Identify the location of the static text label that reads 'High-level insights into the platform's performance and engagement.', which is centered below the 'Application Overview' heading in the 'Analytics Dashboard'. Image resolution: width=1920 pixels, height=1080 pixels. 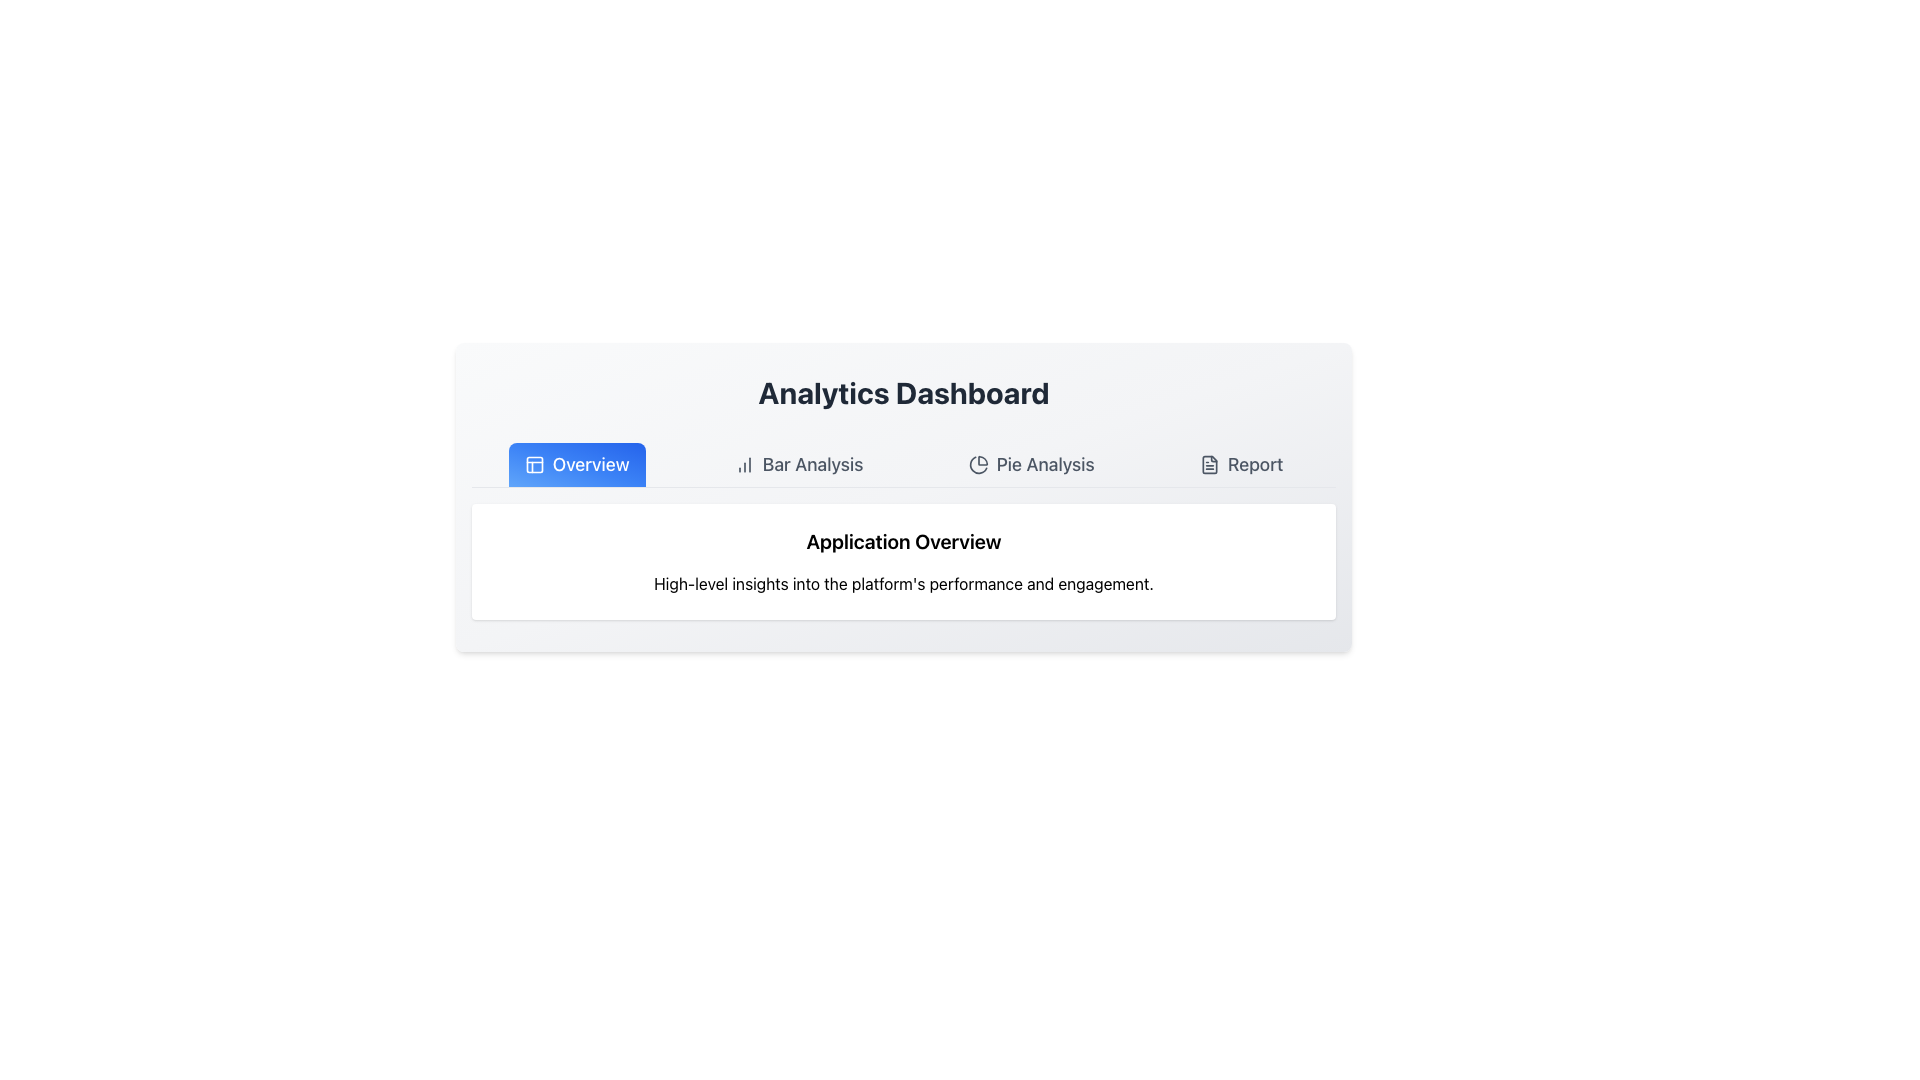
(902, 583).